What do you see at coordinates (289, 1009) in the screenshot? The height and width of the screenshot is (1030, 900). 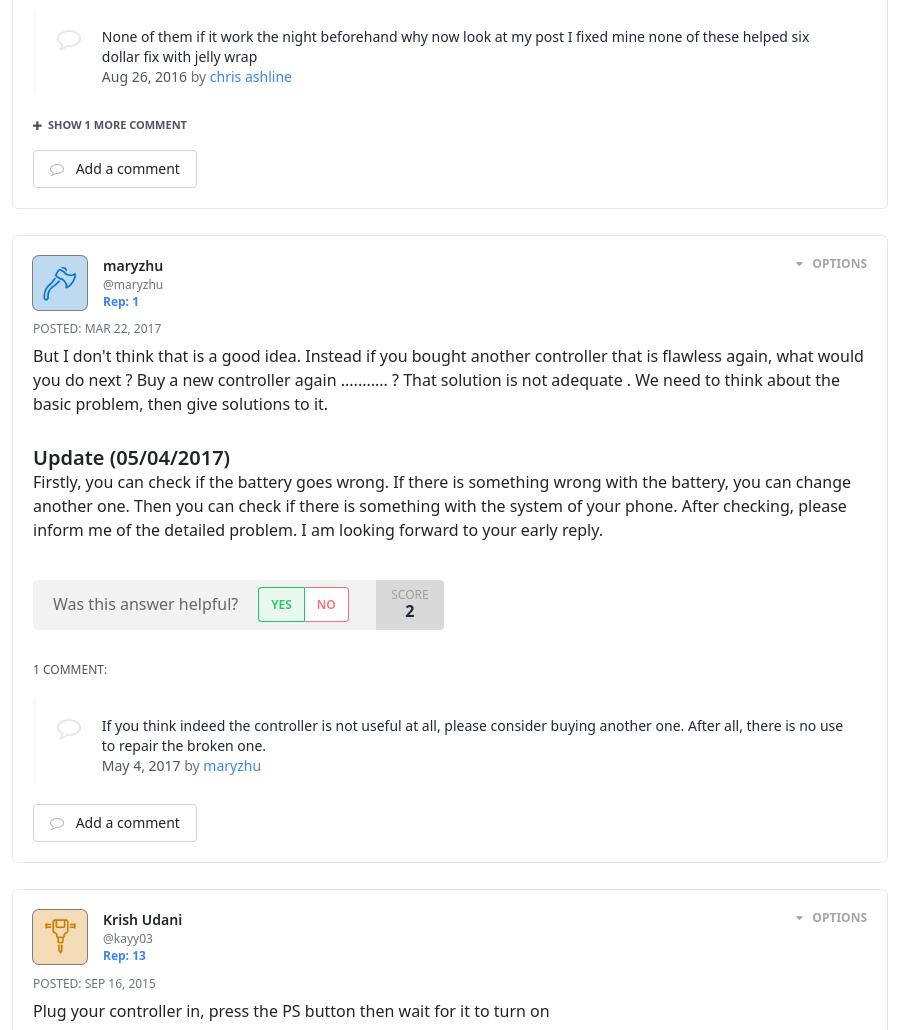 I see `'Plug your controller in, press the PS button then wait for it to turn on'` at bounding box center [289, 1009].